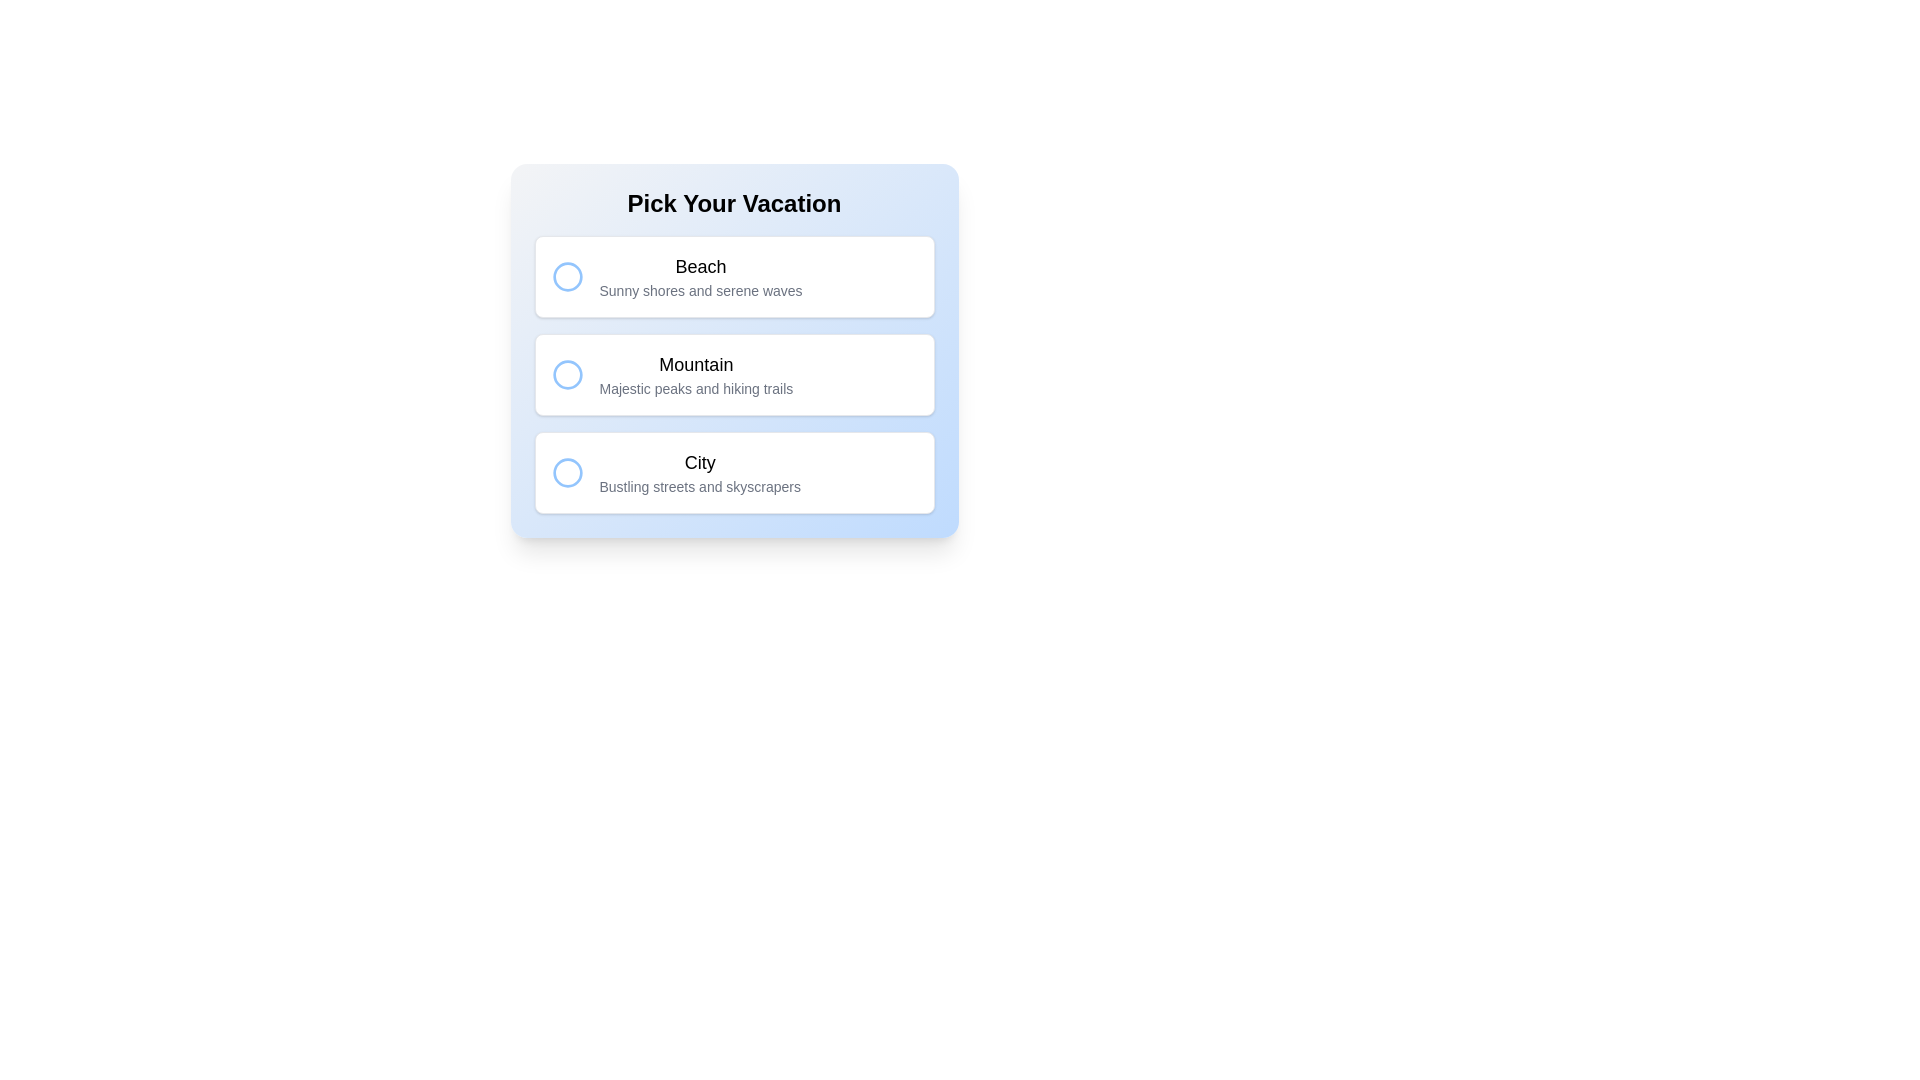  Describe the element at coordinates (696, 389) in the screenshot. I see `the text label displaying 'Majestic peaks and hiking trails', which is located below the 'Mountain' text in the vertical menu under 'Pick Your Vacation'` at that location.